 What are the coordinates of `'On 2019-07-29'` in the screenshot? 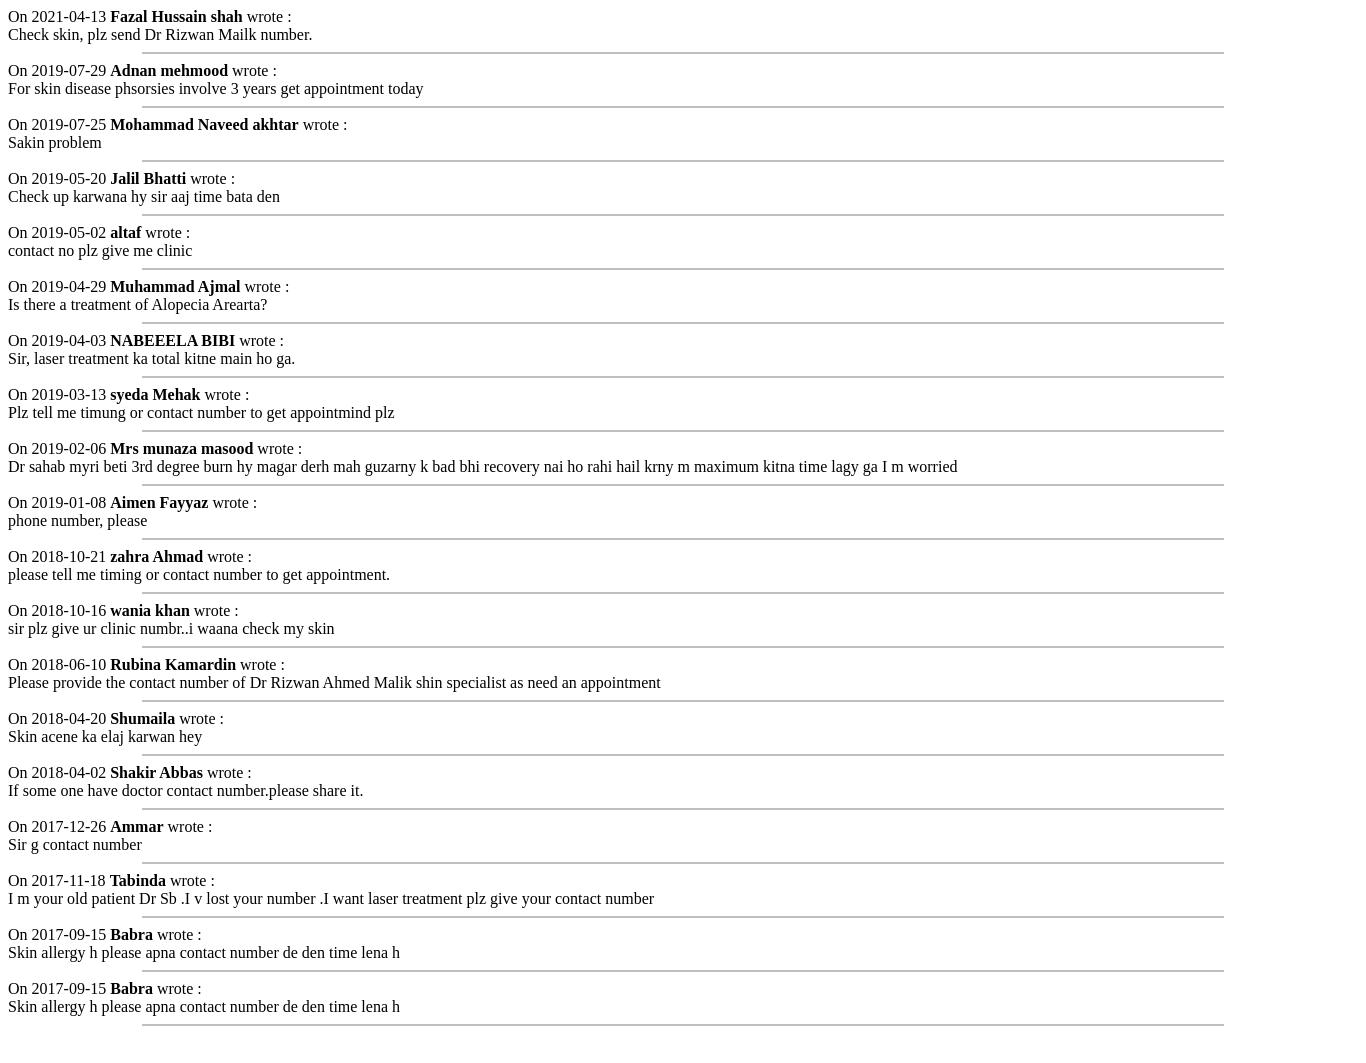 It's located at (59, 69).